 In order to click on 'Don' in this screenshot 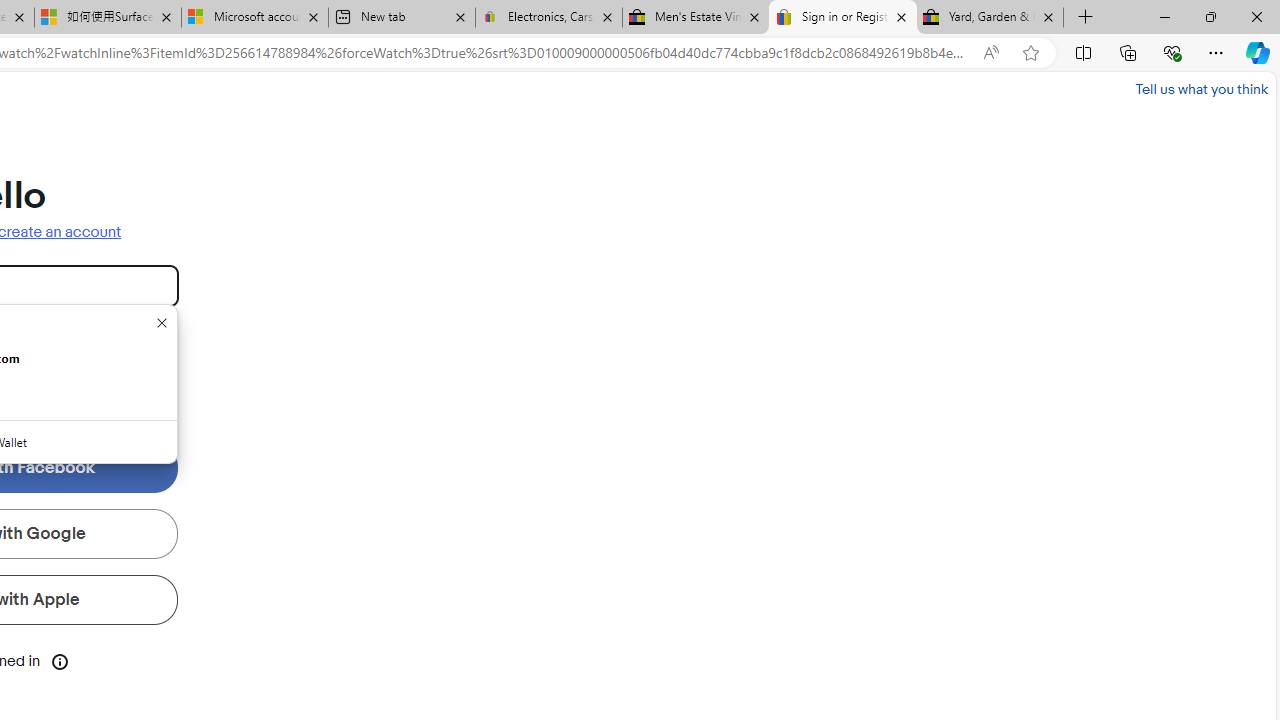, I will do `click(162, 321)`.